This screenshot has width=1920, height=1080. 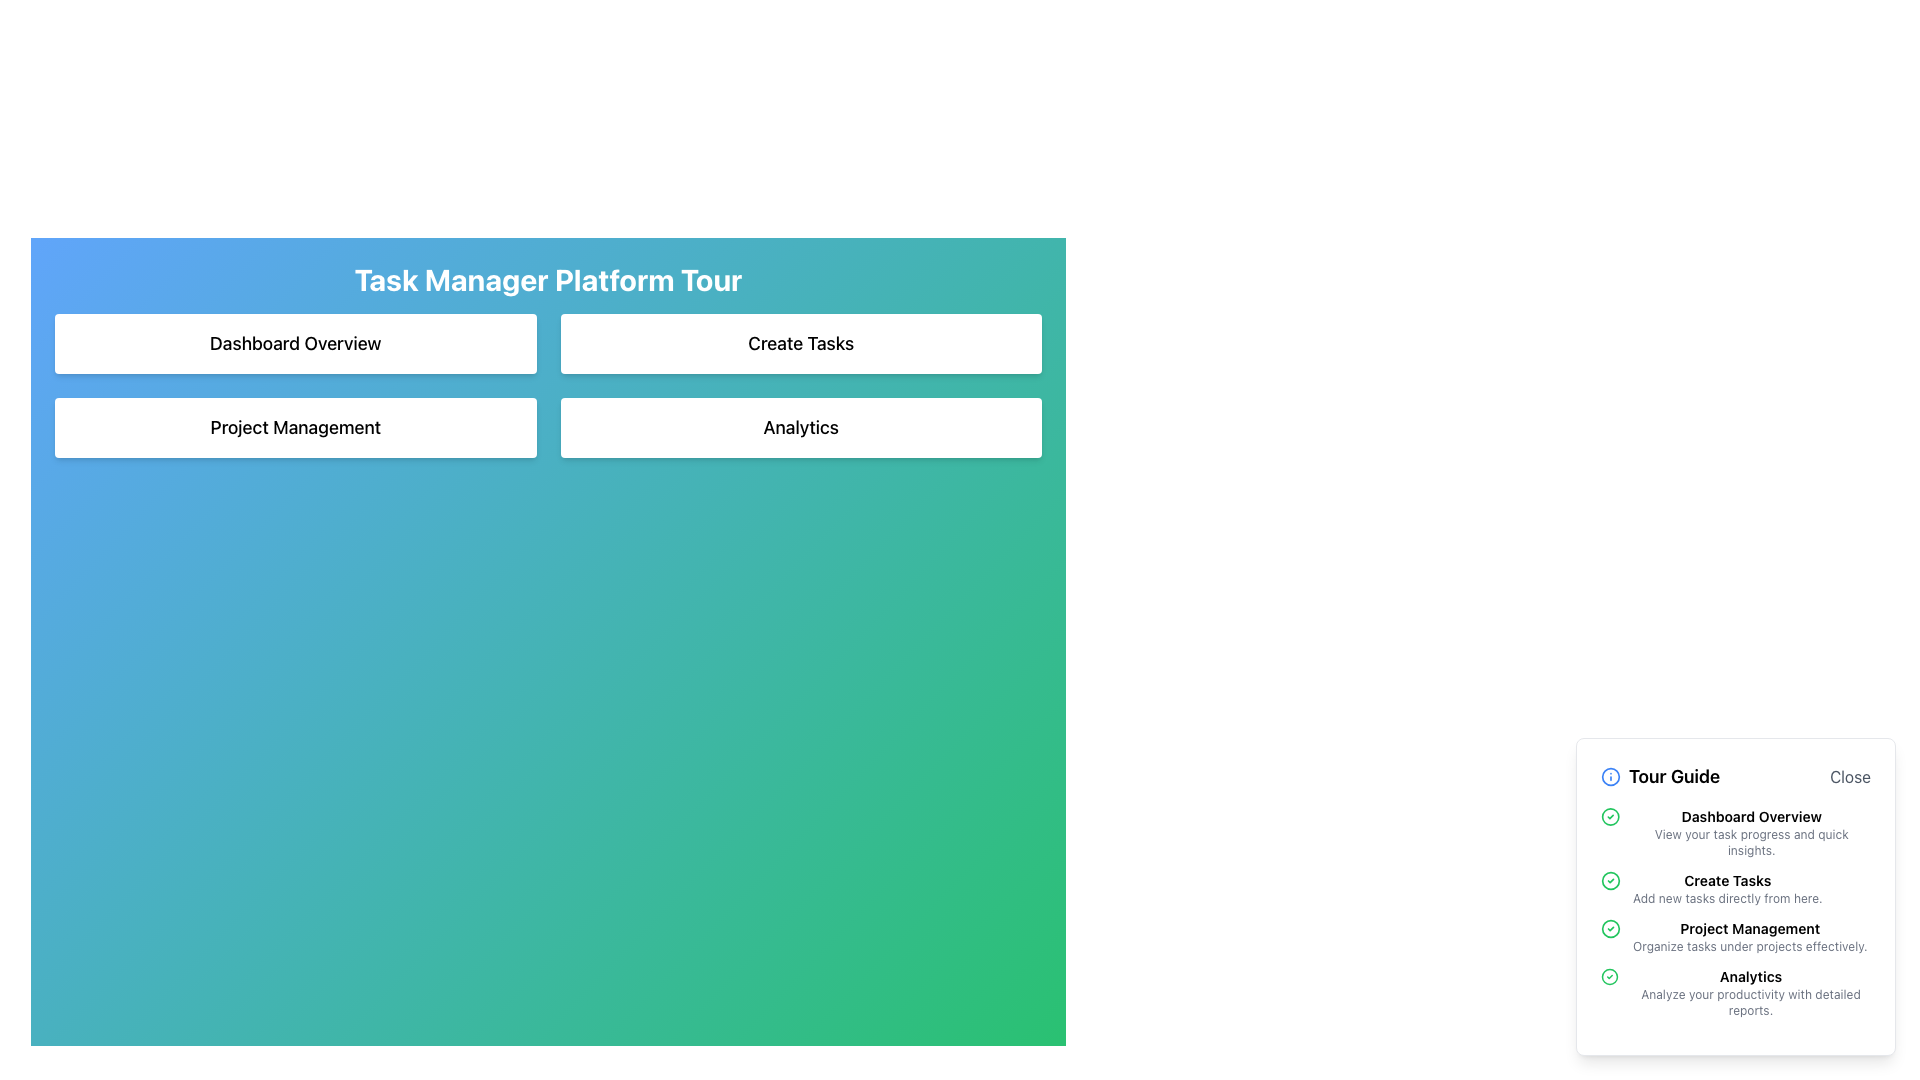 What do you see at coordinates (1735, 833) in the screenshot?
I see `the Informational item with icon in the 'Tour Guide' sidebar located on the right side of the interface, positioned above the 'Create Tasks' section` at bounding box center [1735, 833].